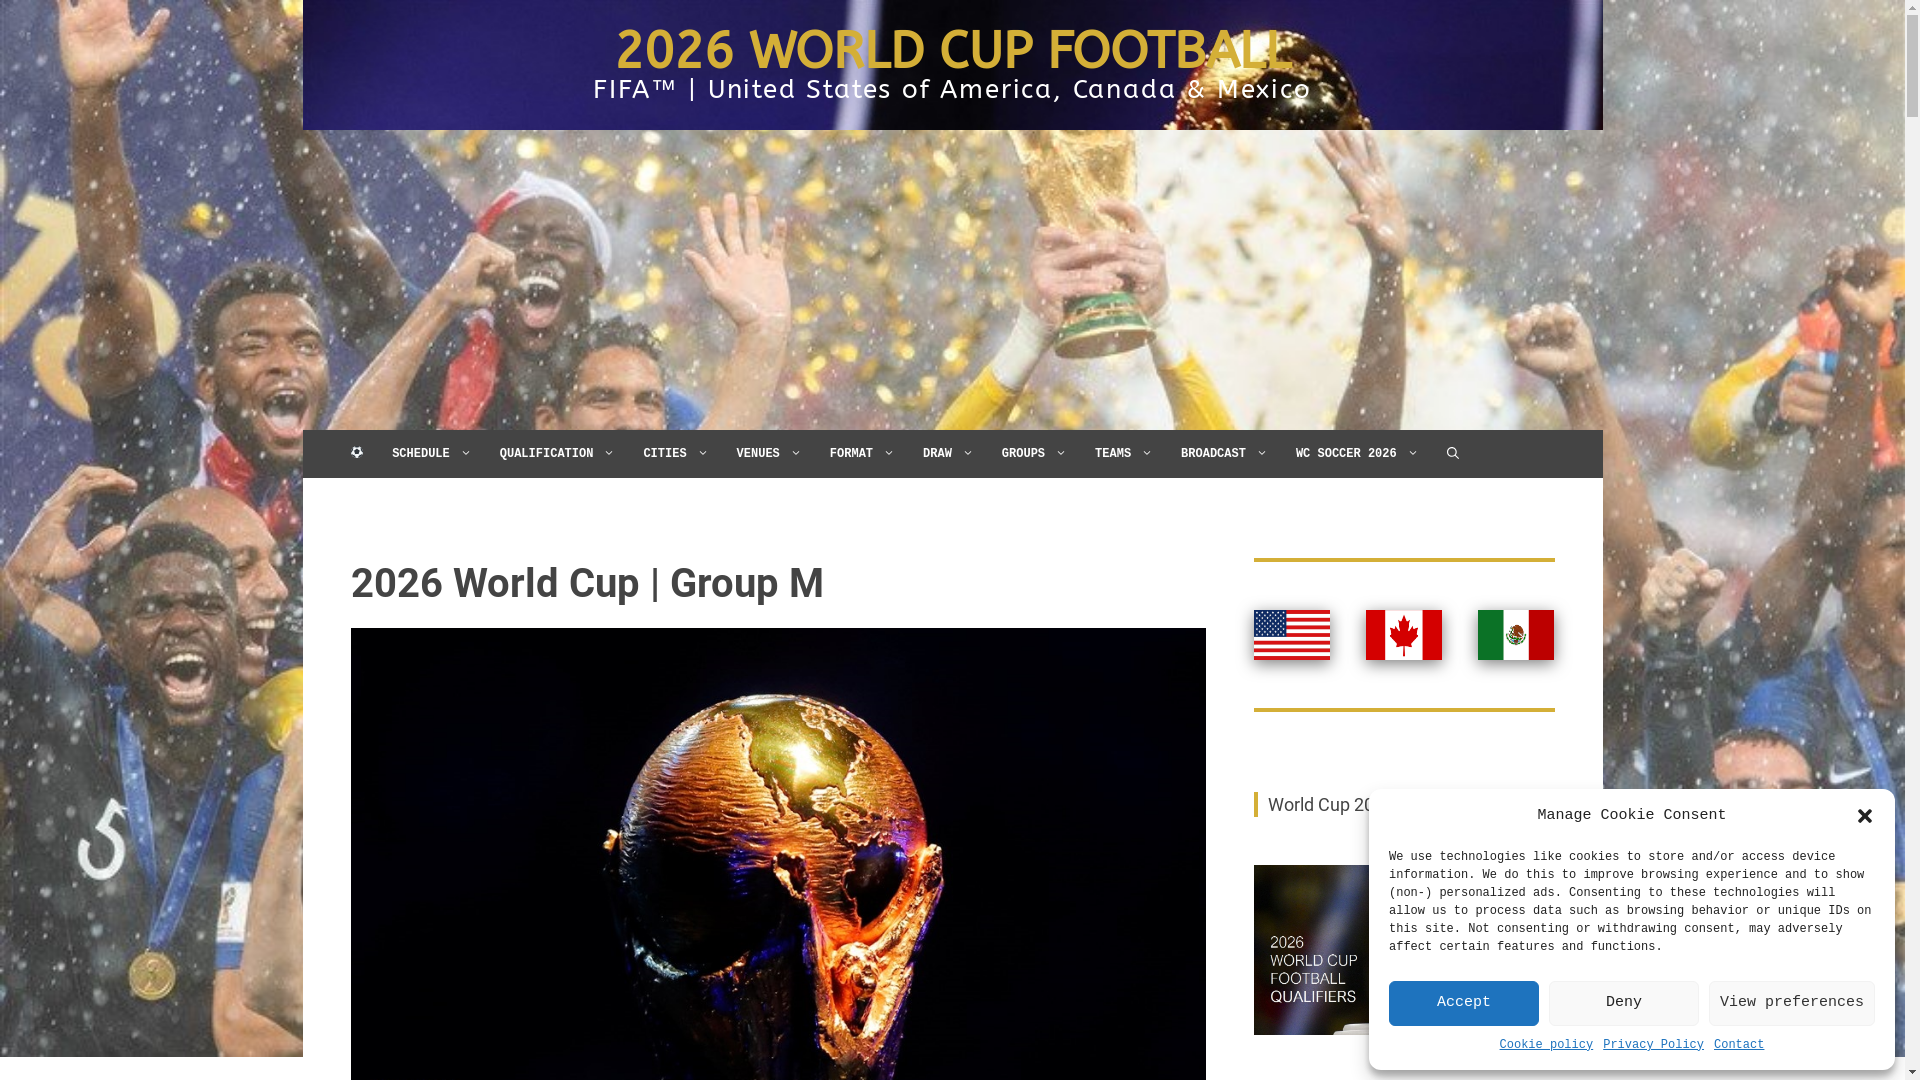 Image resolution: width=1920 pixels, height=1080 pixels. I want to click on 'WC SOCCER 2026', so click(1357, 454).